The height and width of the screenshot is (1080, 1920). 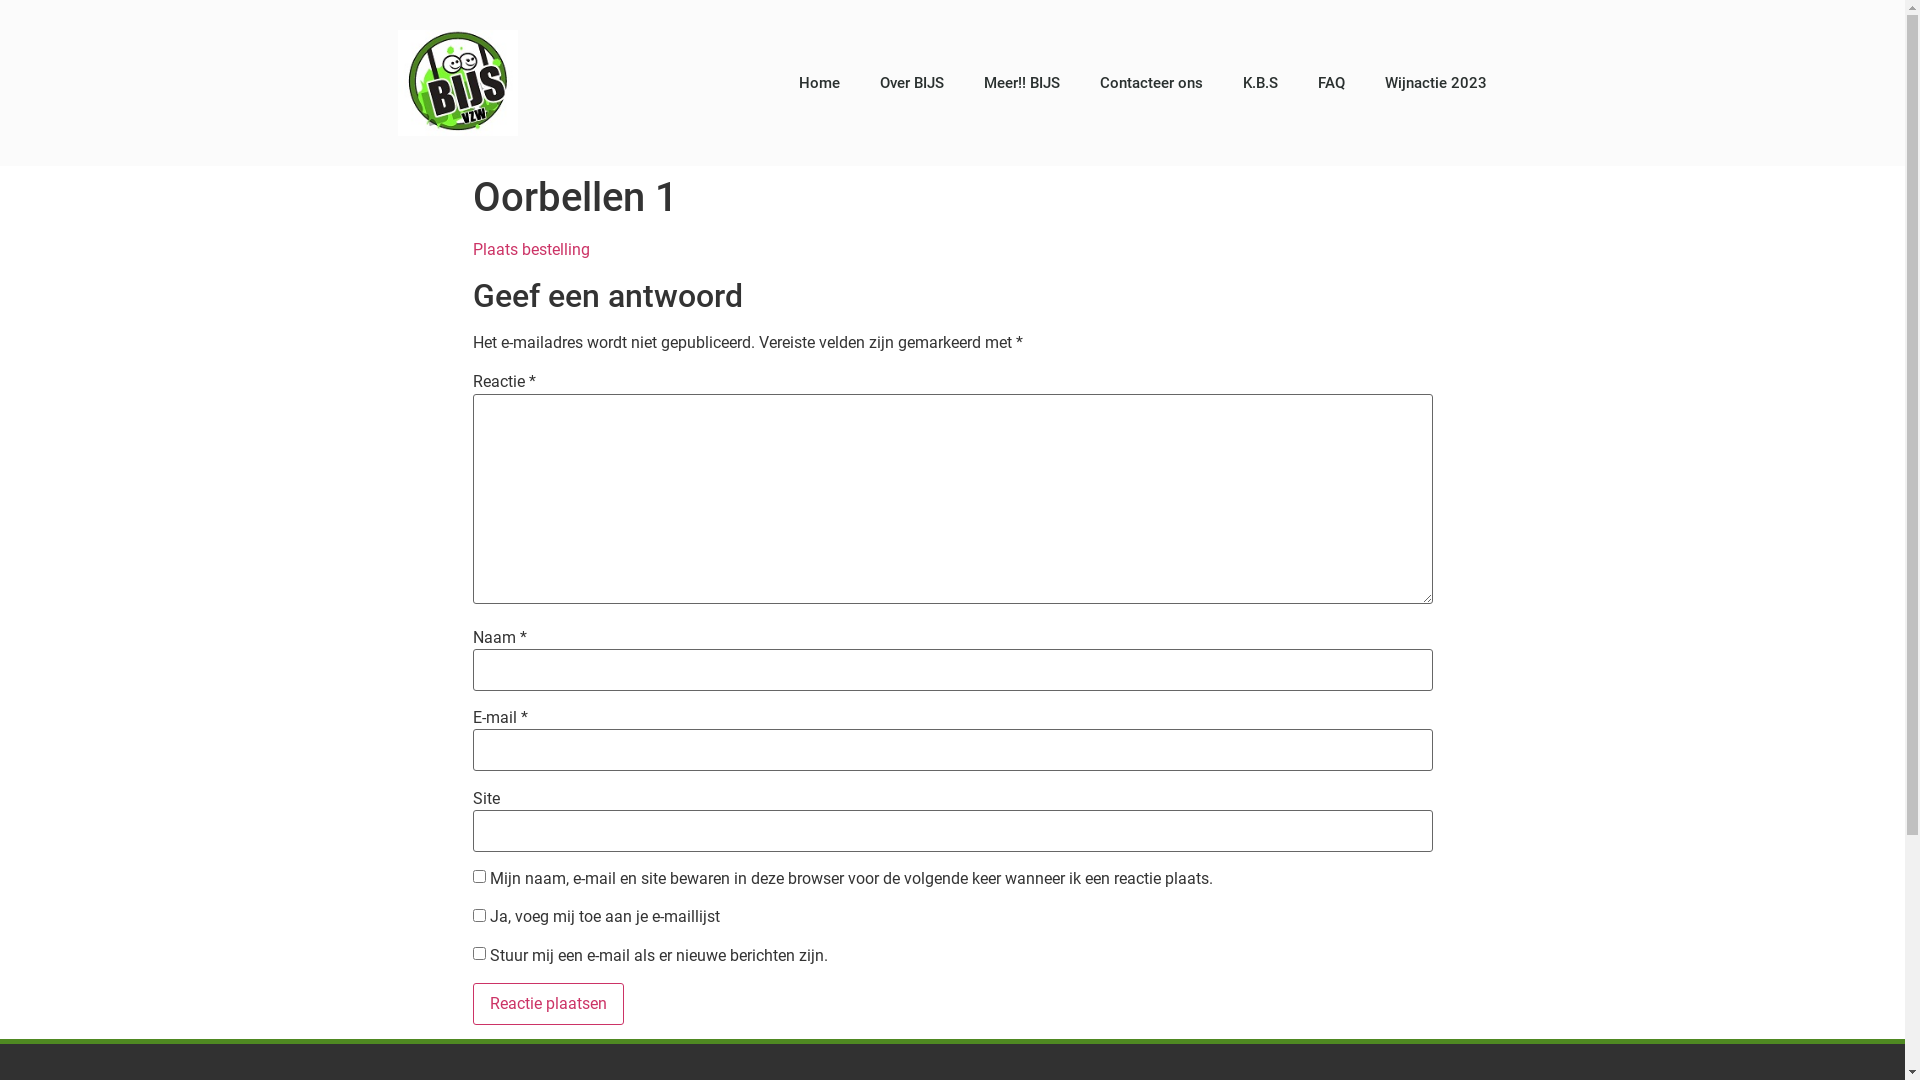 I want to click on 'FAQ', so click(x=1331, y=82).